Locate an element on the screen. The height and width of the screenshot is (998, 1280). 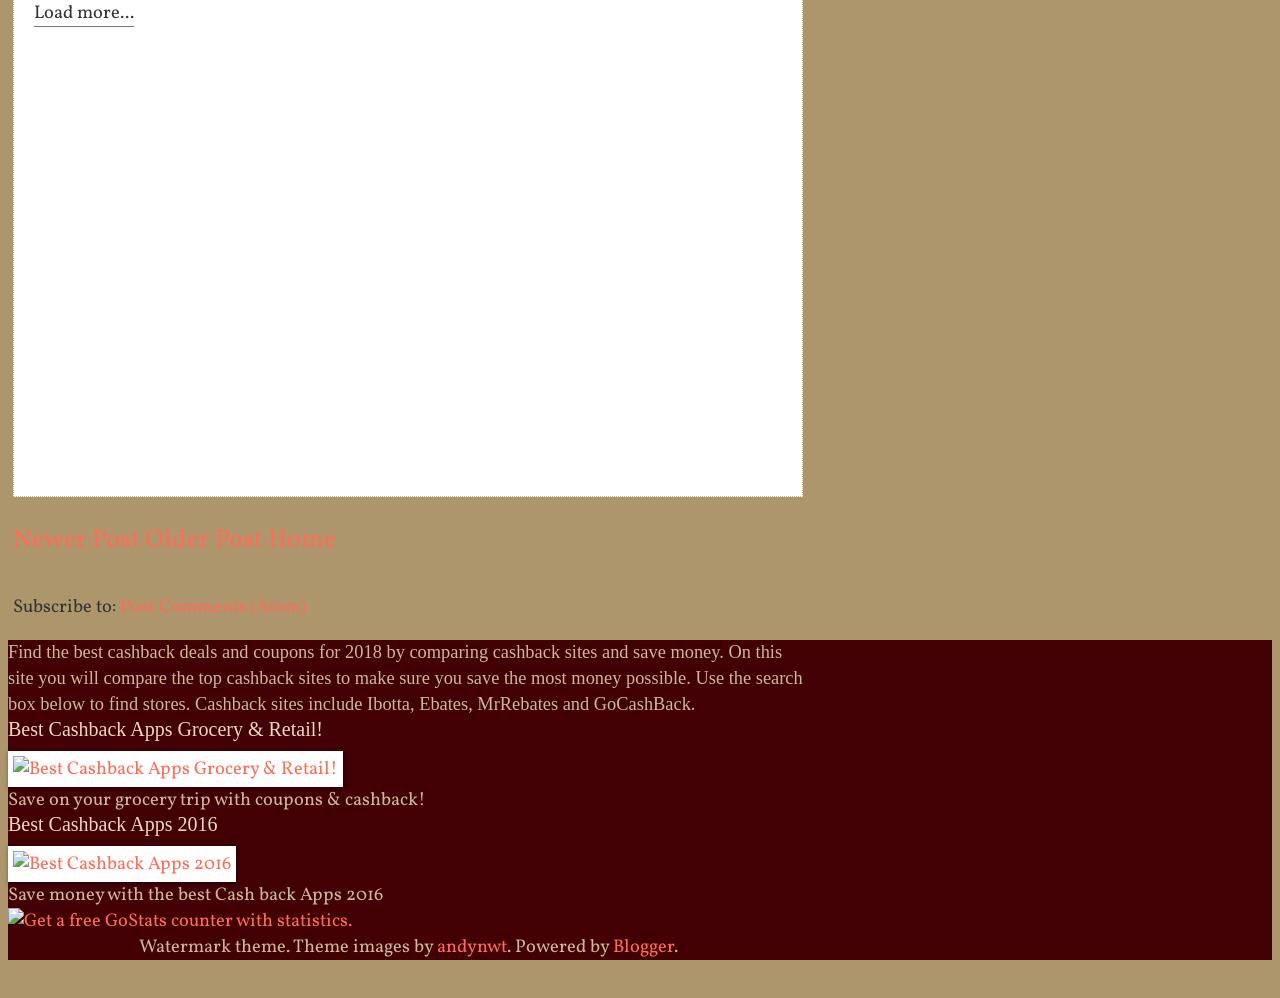
'Newer Post' is located at coordinates (76, 540).